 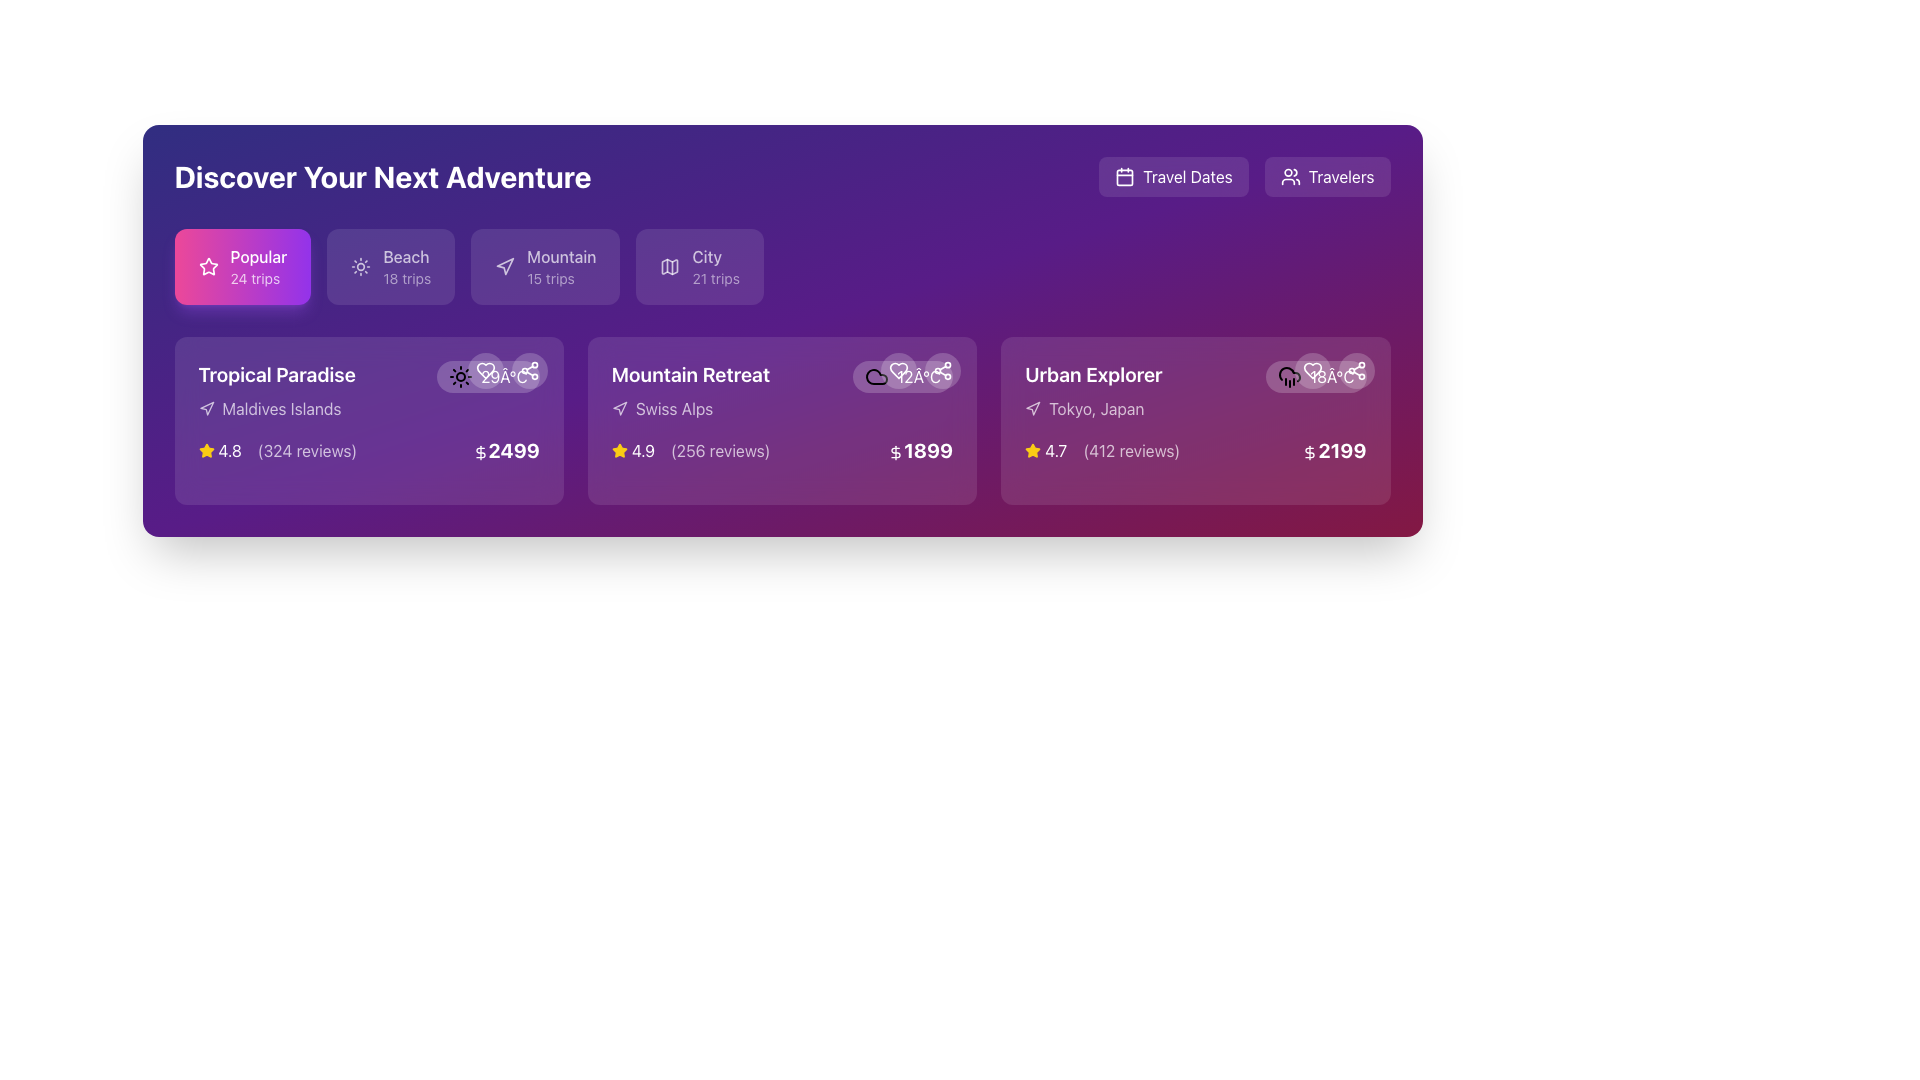 I want to click on the Information Display (Weather Indicator) which shows the current temperature of '12°C' with a cloud icon, located at the top-right corner of the 'Mountain Retreat' trip card, so click(x=902, y=377).